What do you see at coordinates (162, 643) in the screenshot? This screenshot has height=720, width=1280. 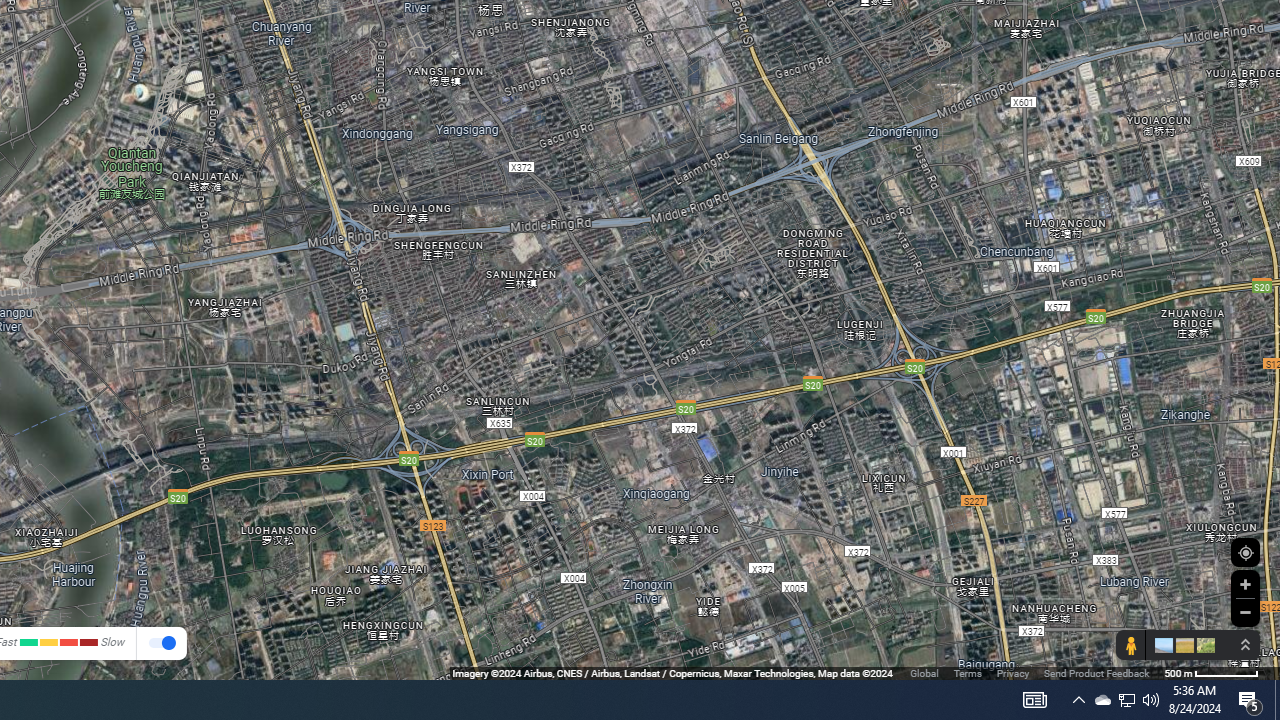 I see `' Show traffic '` at bounding box center [162, 643].